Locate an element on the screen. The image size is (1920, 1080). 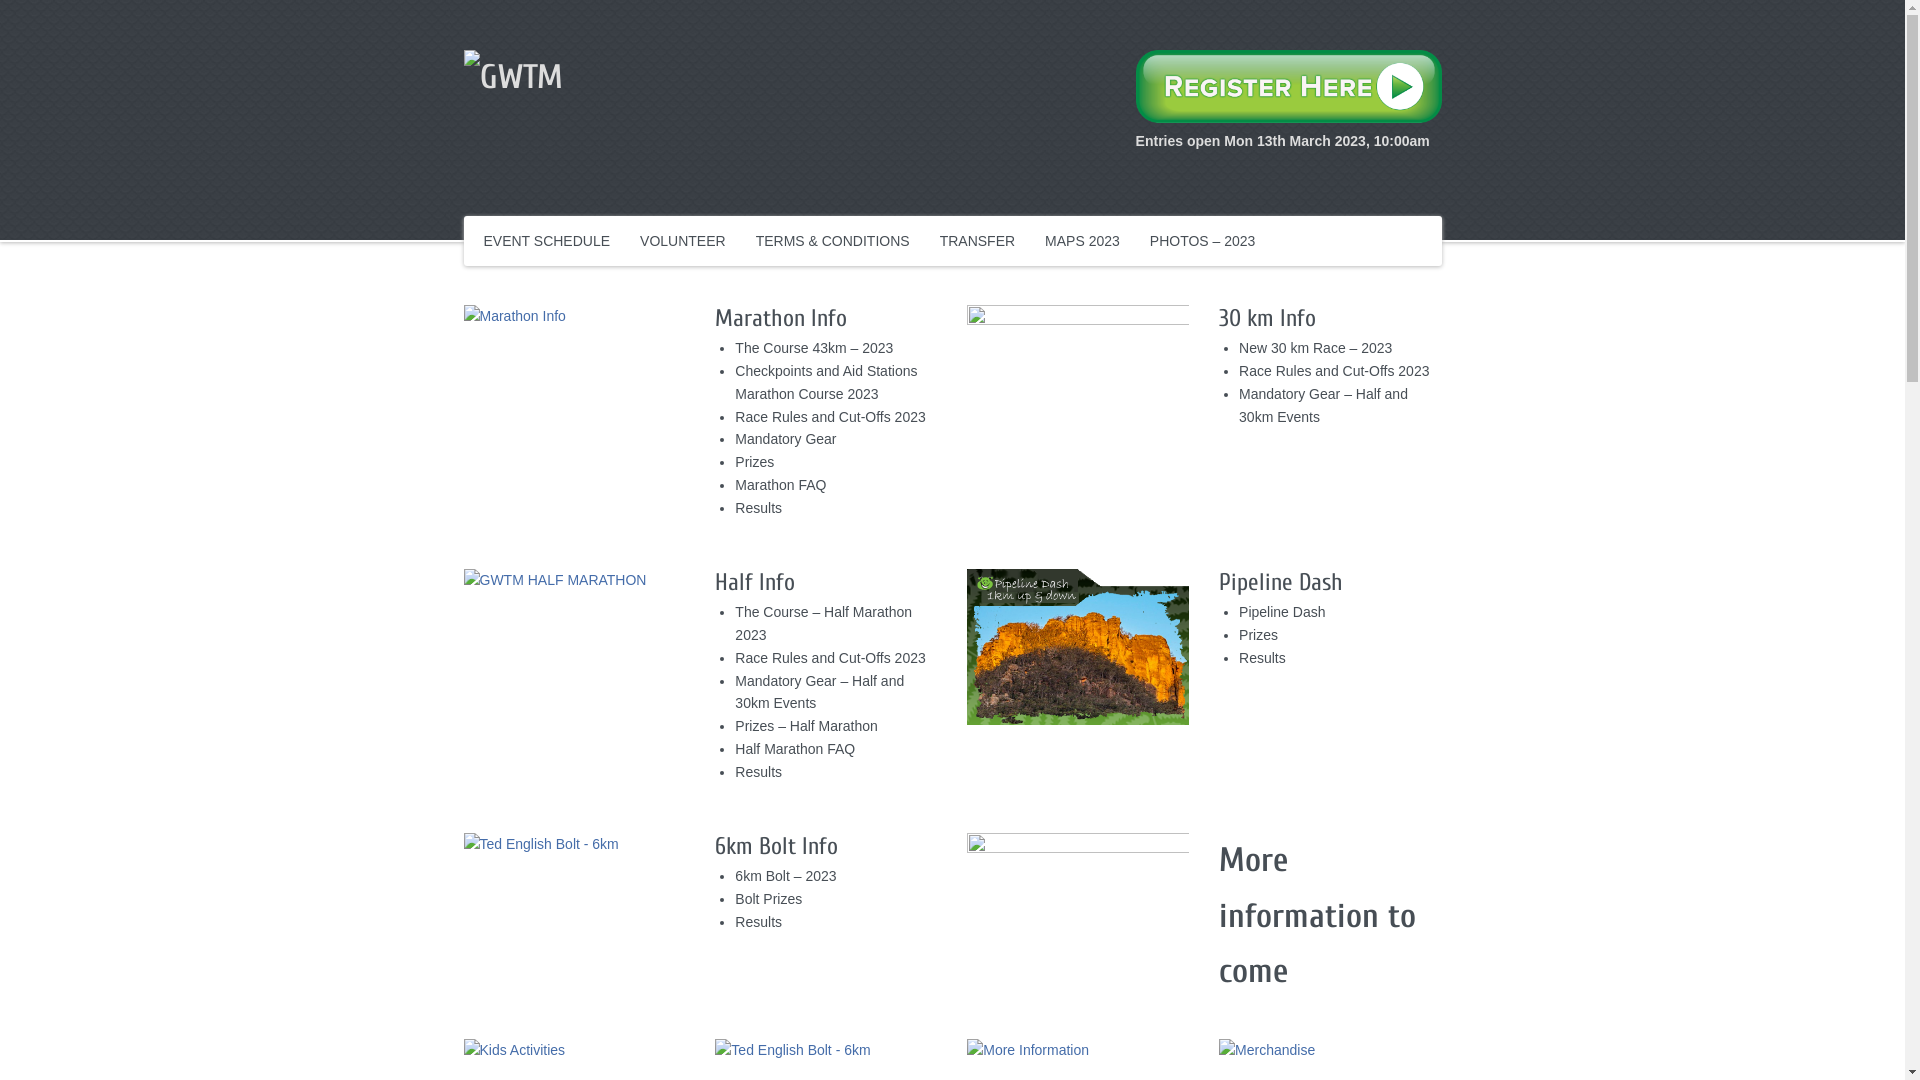
'Half Marathon FAQ' is located at coordinates (733, 748).